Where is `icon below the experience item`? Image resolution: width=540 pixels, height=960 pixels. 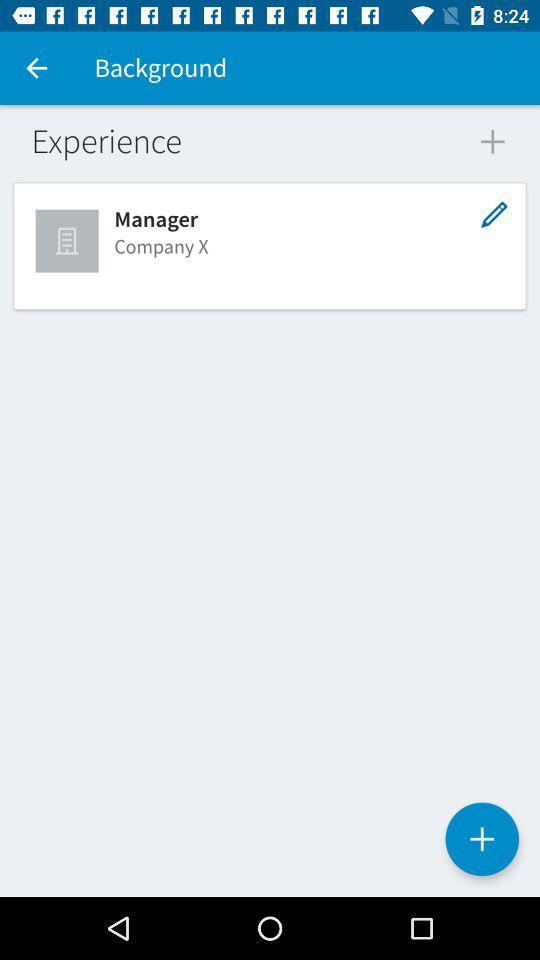 icon below the experience item is located at coordinates (68, 240).